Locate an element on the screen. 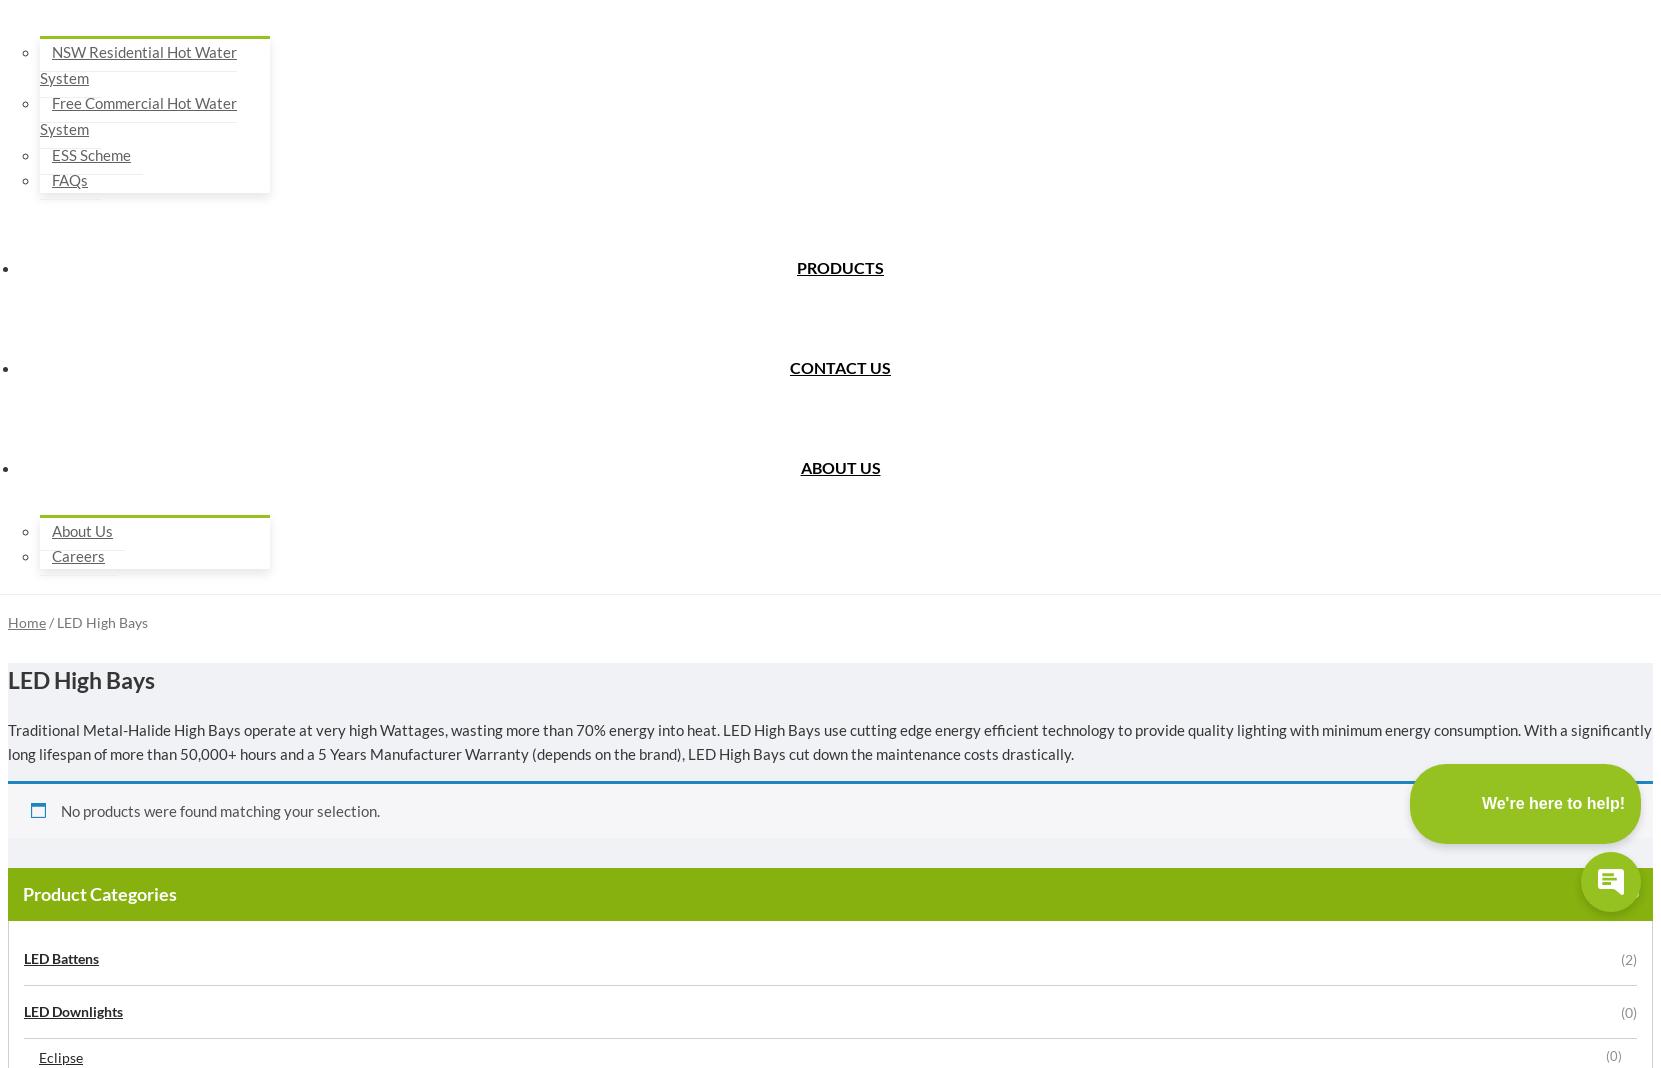 The width and height of the screenshot is (1661, 1068). 'Eclipse' is located at coordinates (59, 1057).